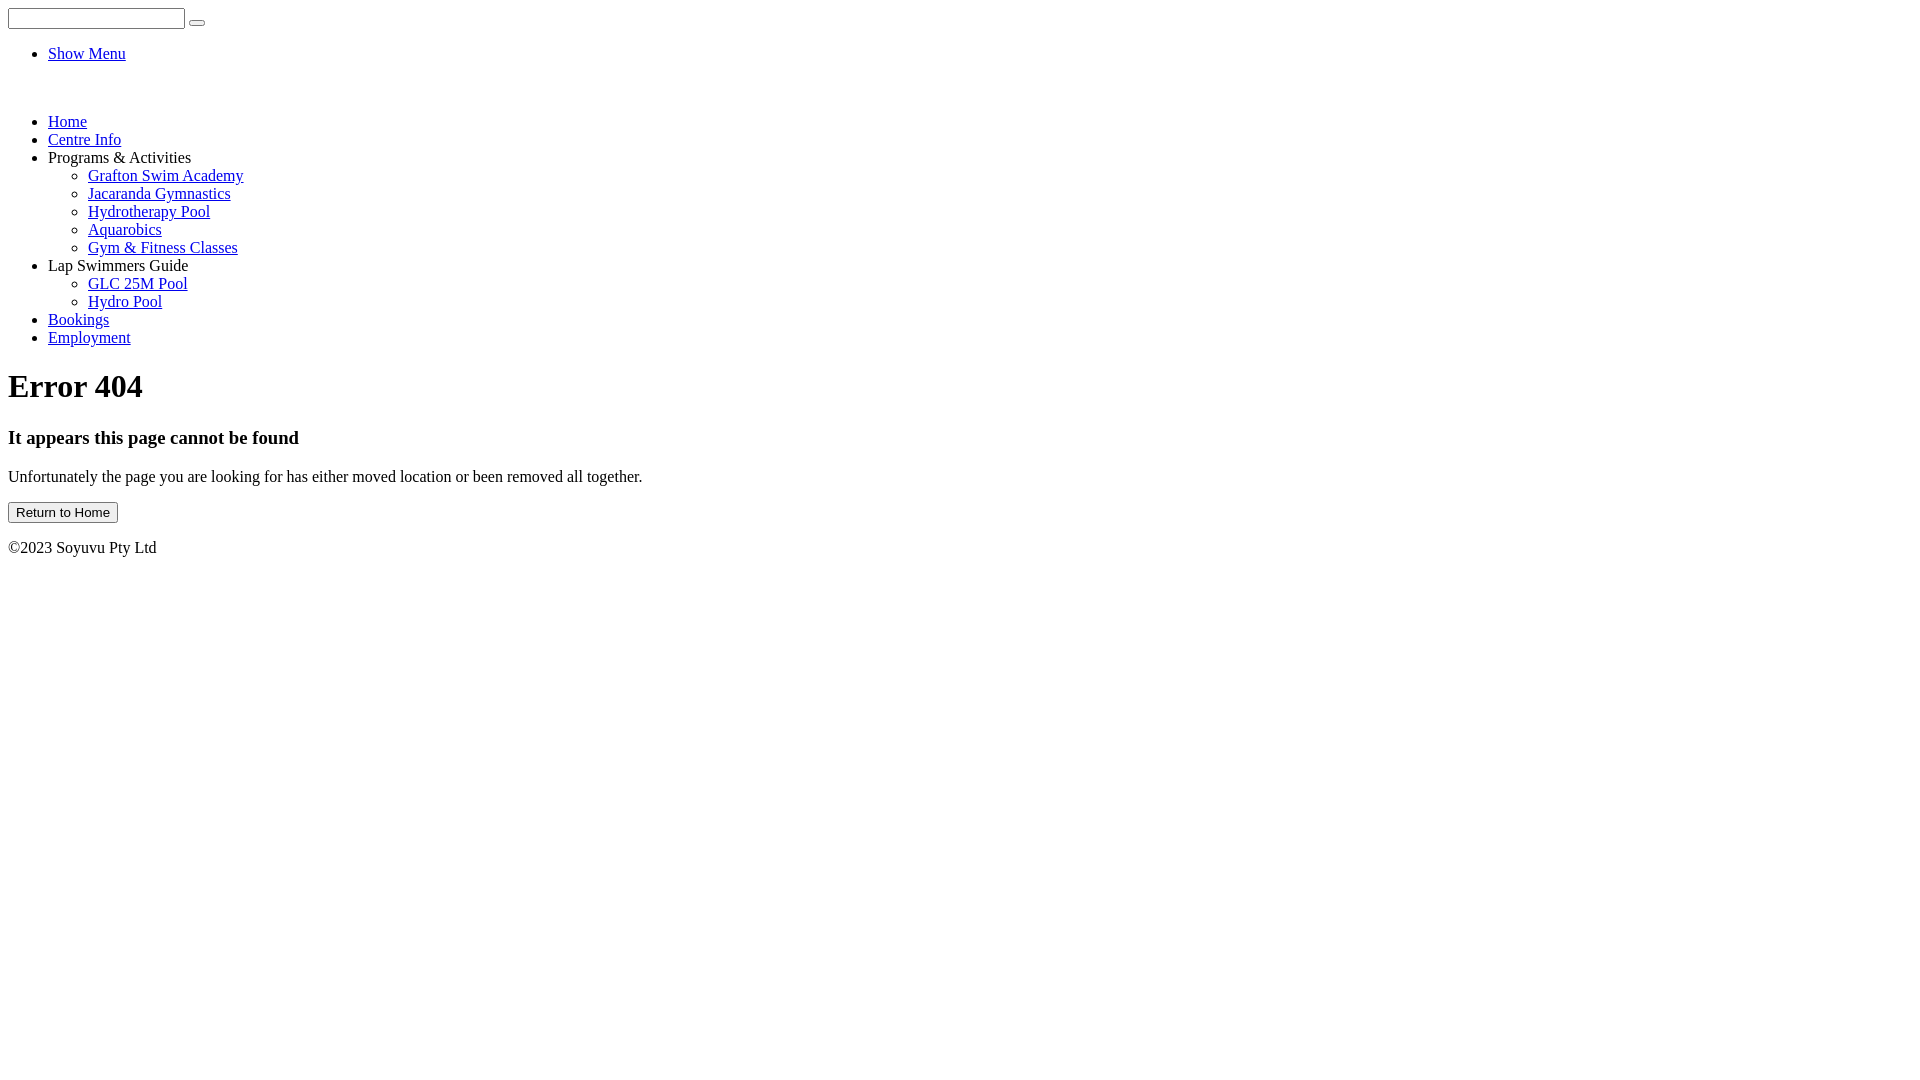 The height and width of the screenshot is (1080, 1920). I want to click on 'Lap Swimmers Guide', so click(117, 264).